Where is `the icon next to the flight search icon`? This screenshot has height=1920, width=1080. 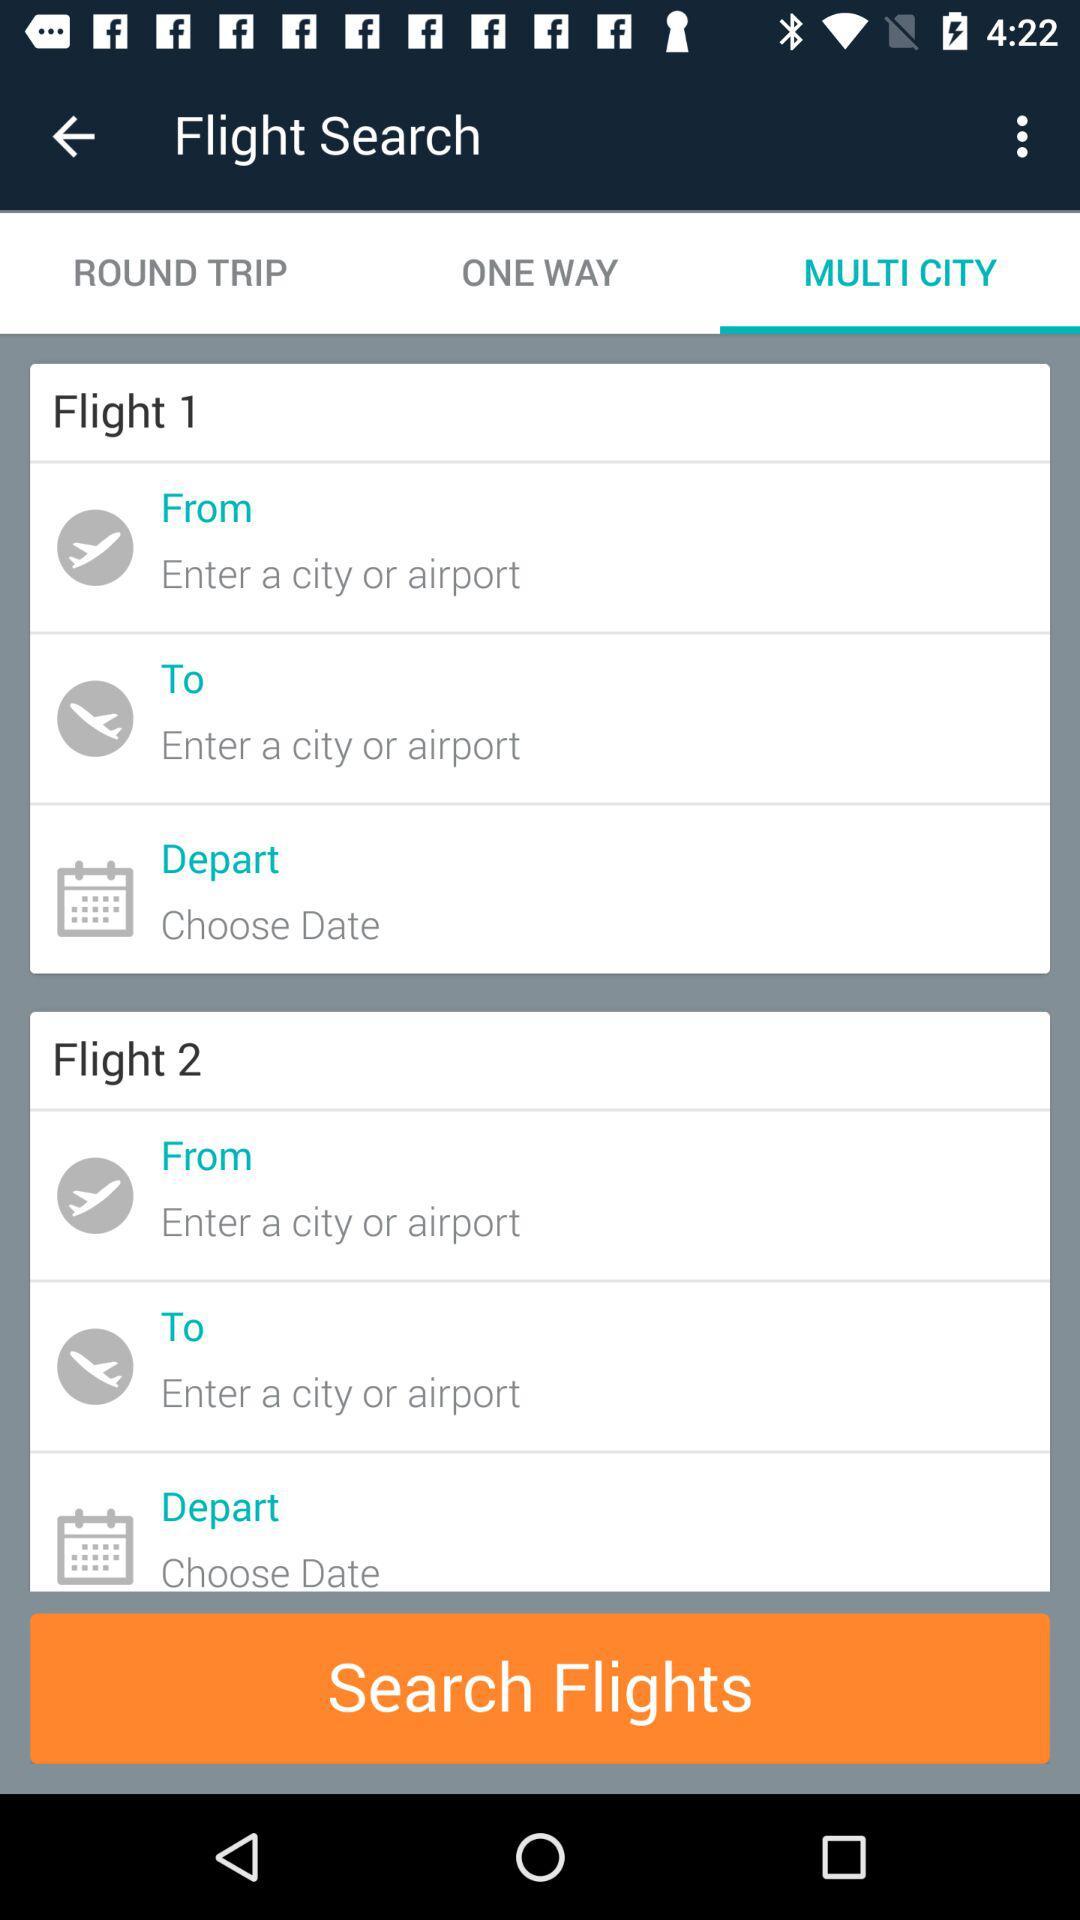 the icon next to the flight search icon is located at coordinates (72, 135).